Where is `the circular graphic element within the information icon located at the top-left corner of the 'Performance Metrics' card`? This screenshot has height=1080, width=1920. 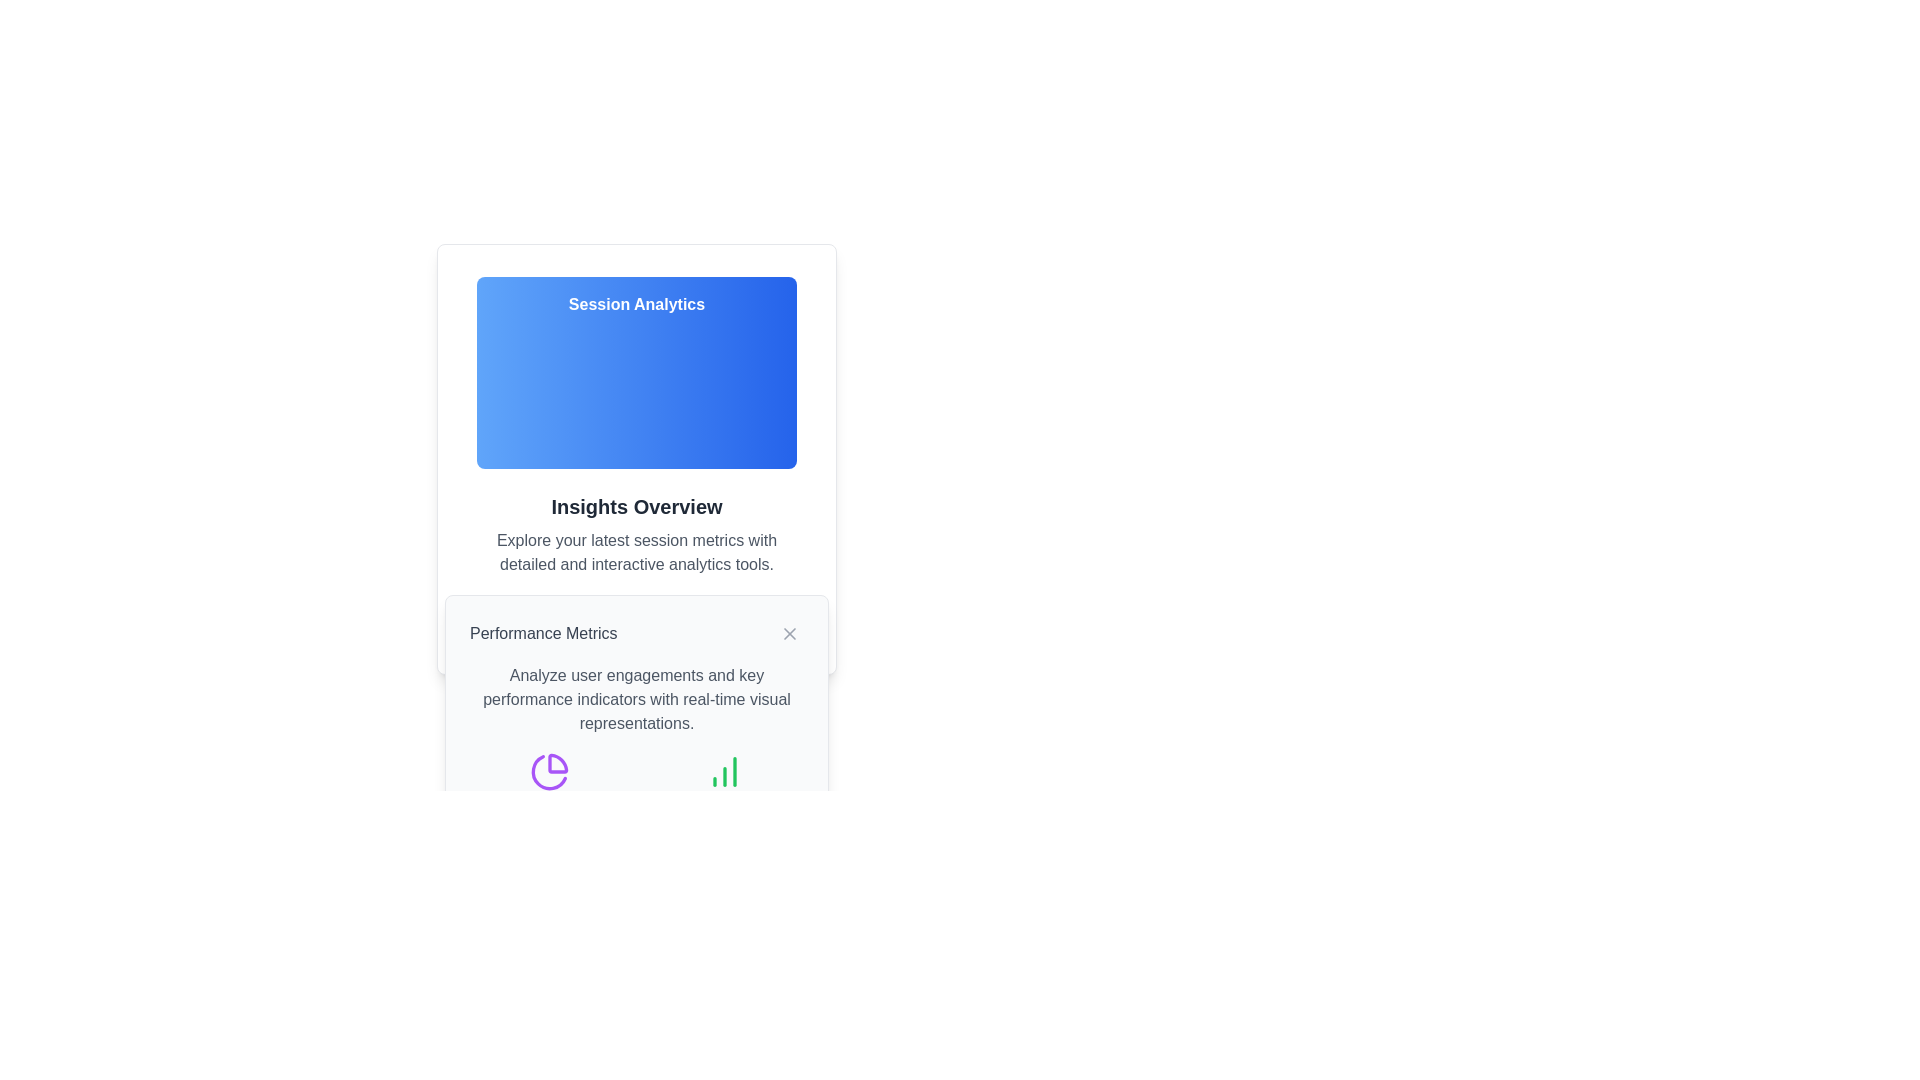
the circular graphic element within the information icon located at the top-left corner of the 'Performance Metrics' card is located at coordinates (588, 620).